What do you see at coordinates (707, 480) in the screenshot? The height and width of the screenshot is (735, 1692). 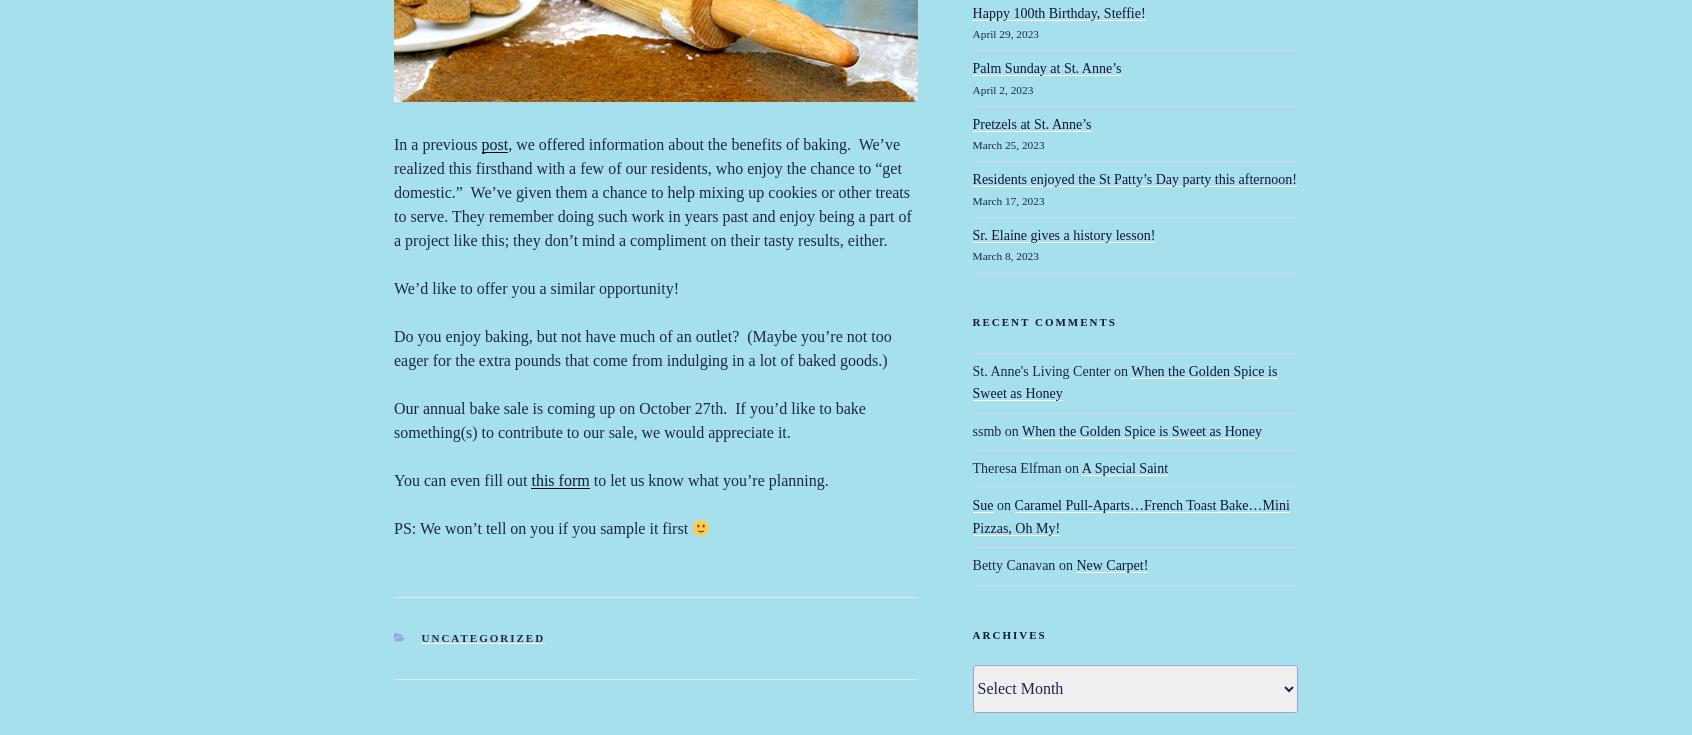 I see `'to let us know what you’re planning.'` at bounding box center [707, 480].